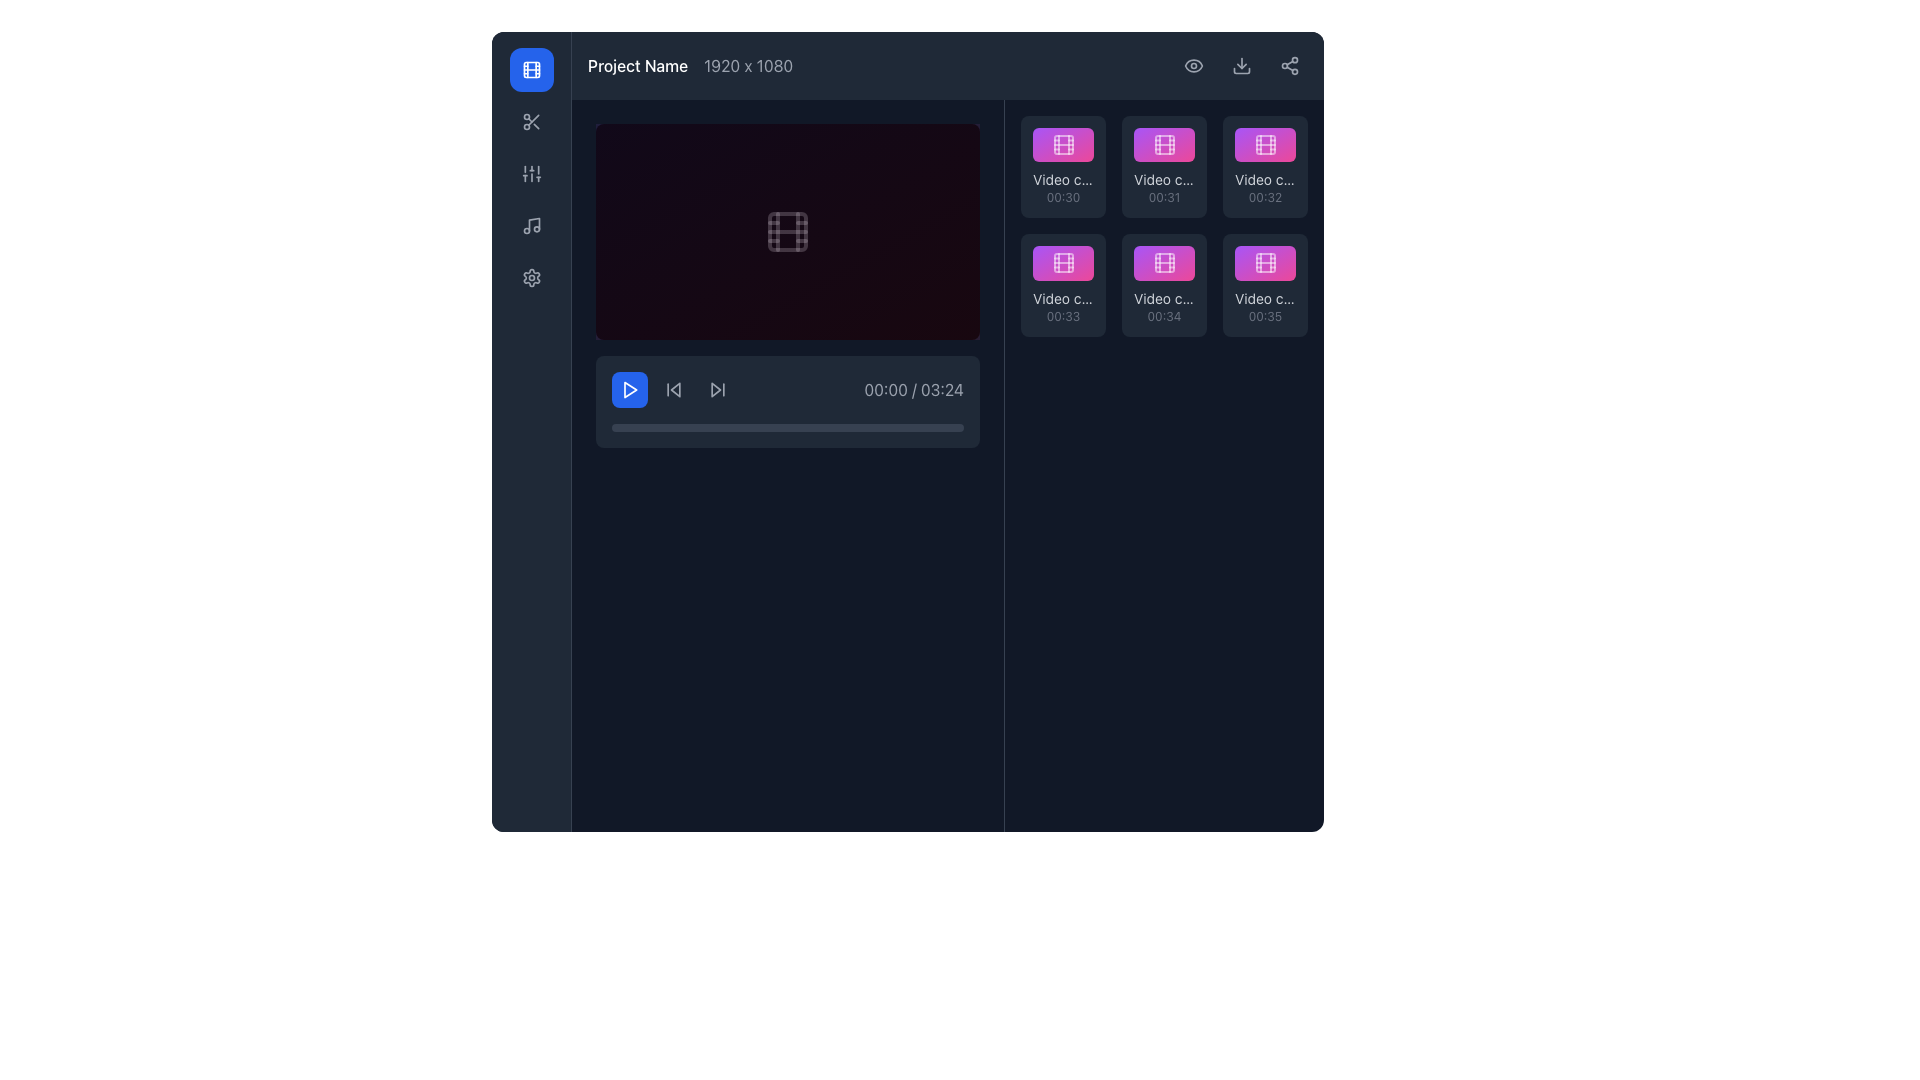  I want to click on the music note icon in the left sidebar, which is the fourth icon from the top, so click(531, 225).